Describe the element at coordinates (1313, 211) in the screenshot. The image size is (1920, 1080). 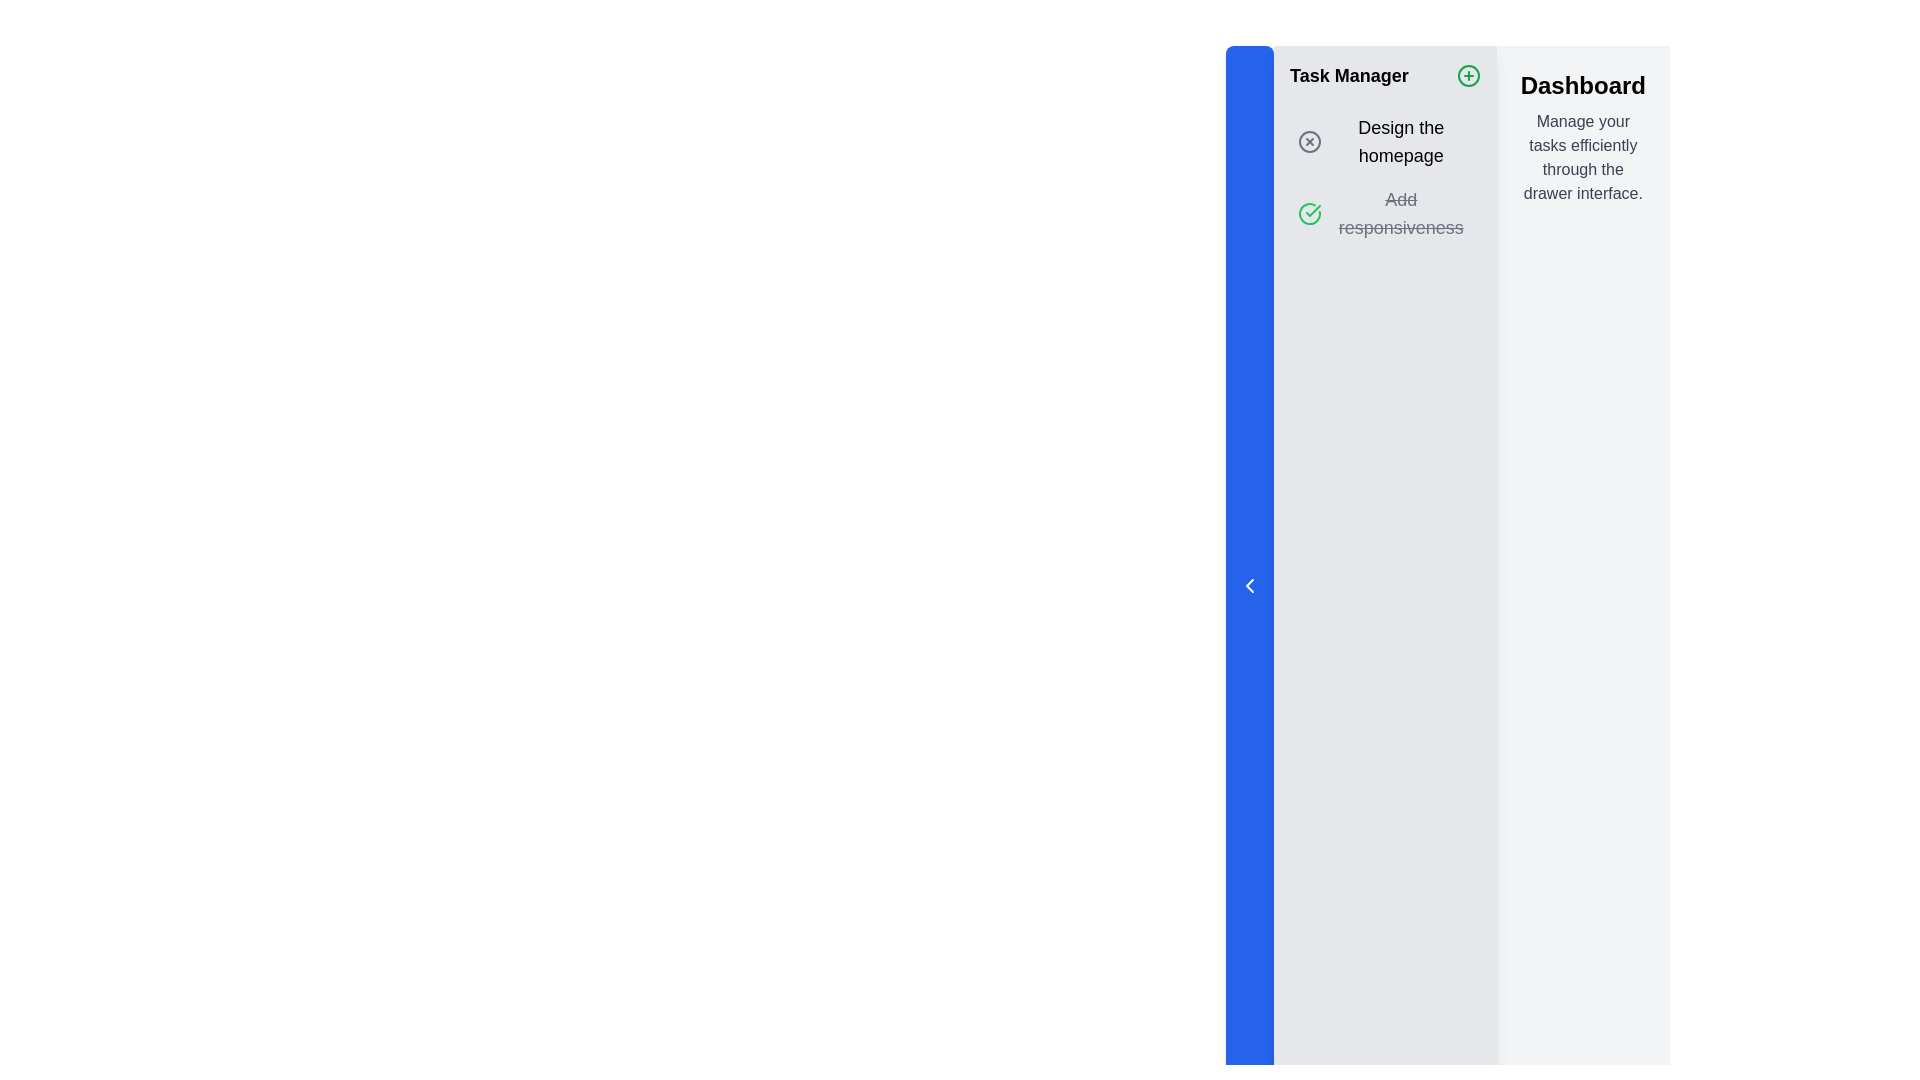
I see `completion status icon located in the second position of the task list, below the task titled 'Design the homepage', using the developer tools` at that location.